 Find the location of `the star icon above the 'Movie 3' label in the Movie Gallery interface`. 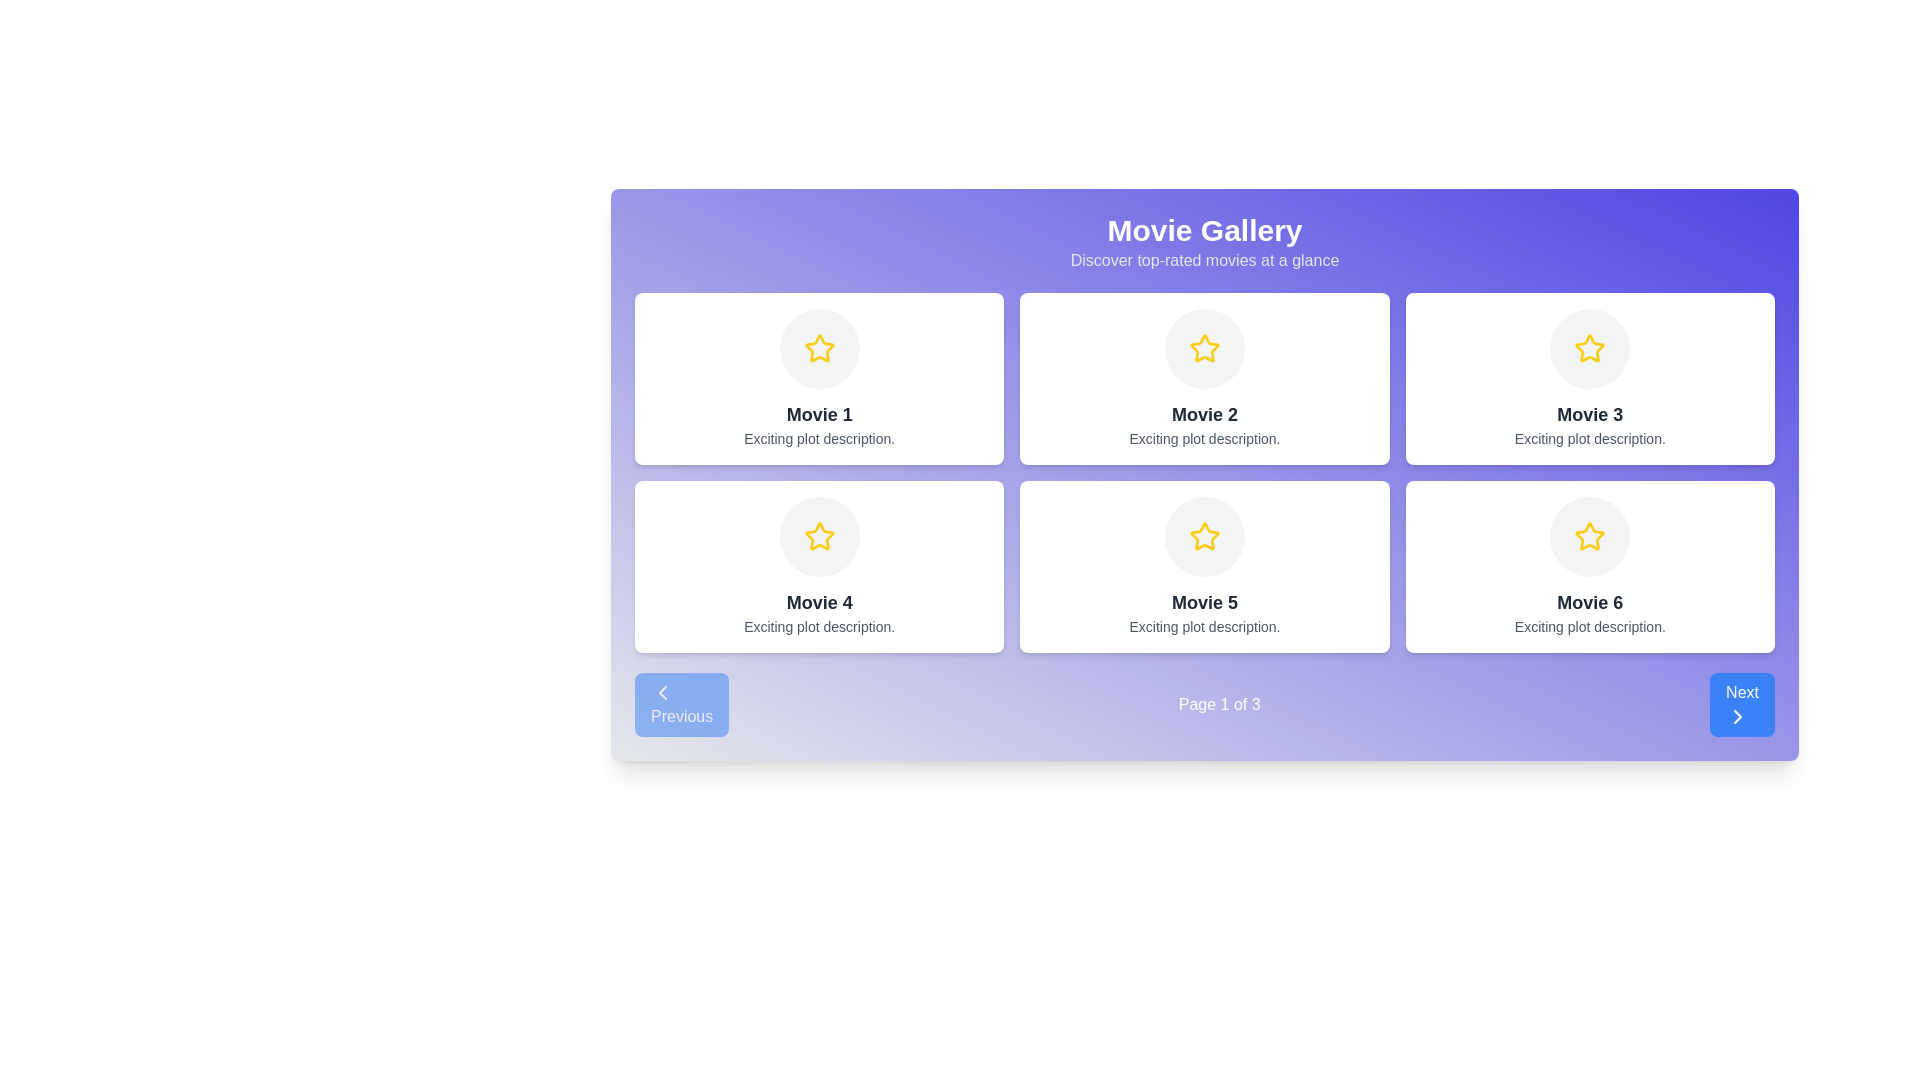

the star icon above the 'Movie 3' label in the Movie Gallery interface is located at coordinates (1588, 346).